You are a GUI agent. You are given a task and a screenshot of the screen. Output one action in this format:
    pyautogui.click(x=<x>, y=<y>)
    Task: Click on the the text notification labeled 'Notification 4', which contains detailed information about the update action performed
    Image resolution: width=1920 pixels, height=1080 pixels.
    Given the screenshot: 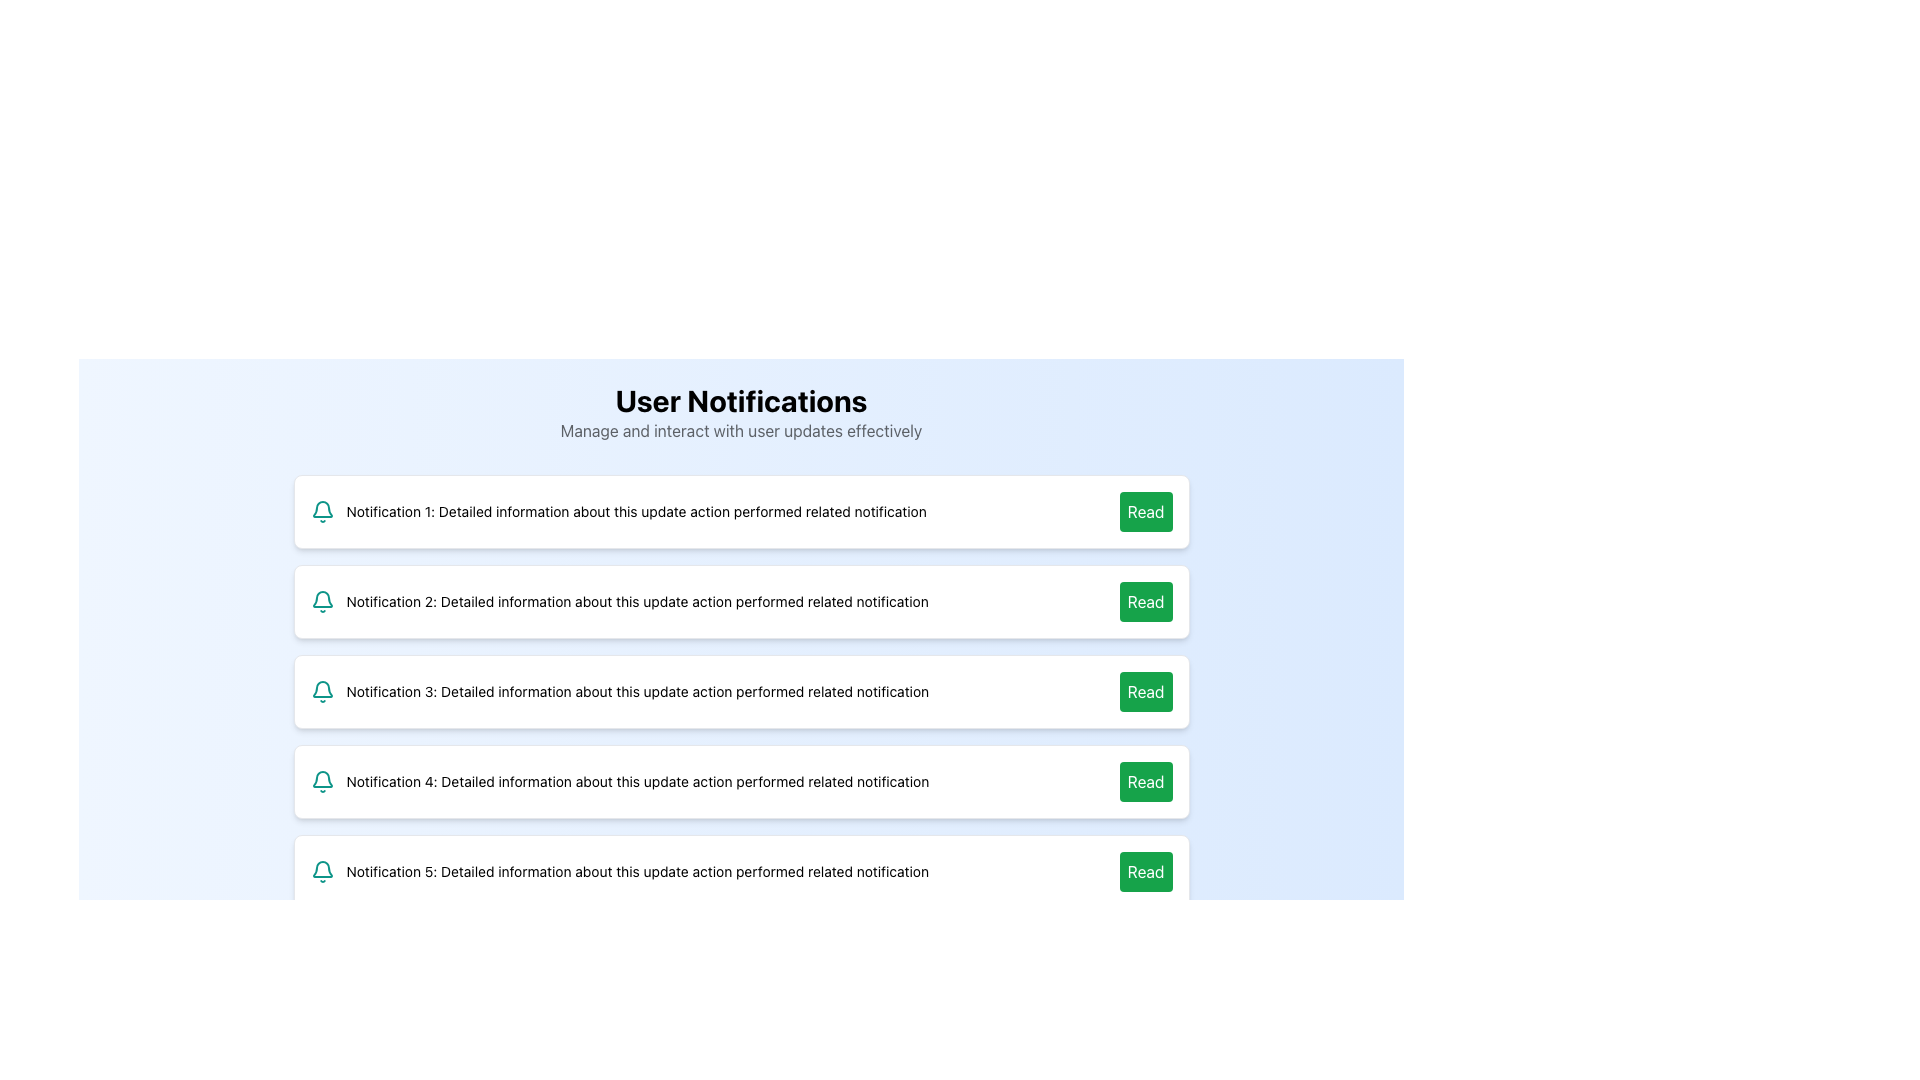 What is the action you would take?
    pyautogui.click(x=636, y=781)
    